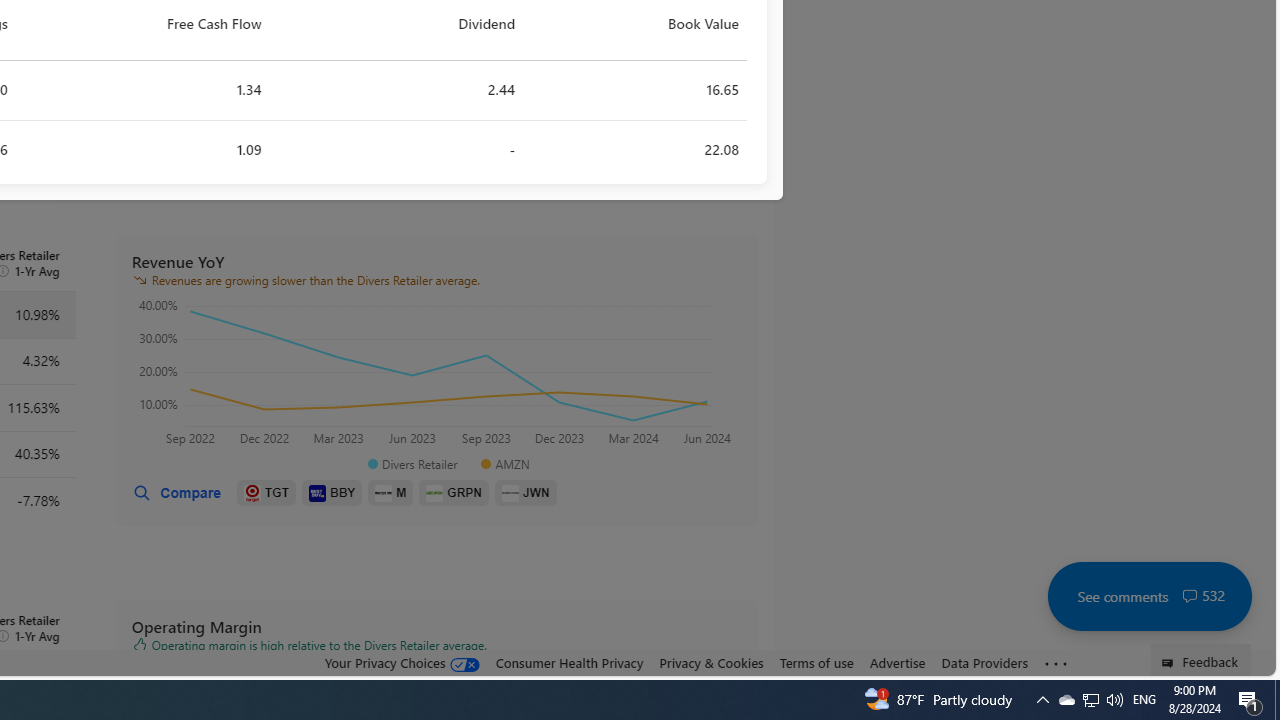 The width and height of the screenshot is (1280, 720). I want to click on 'Class: cwt-icon-vector', so click(1190, 595).